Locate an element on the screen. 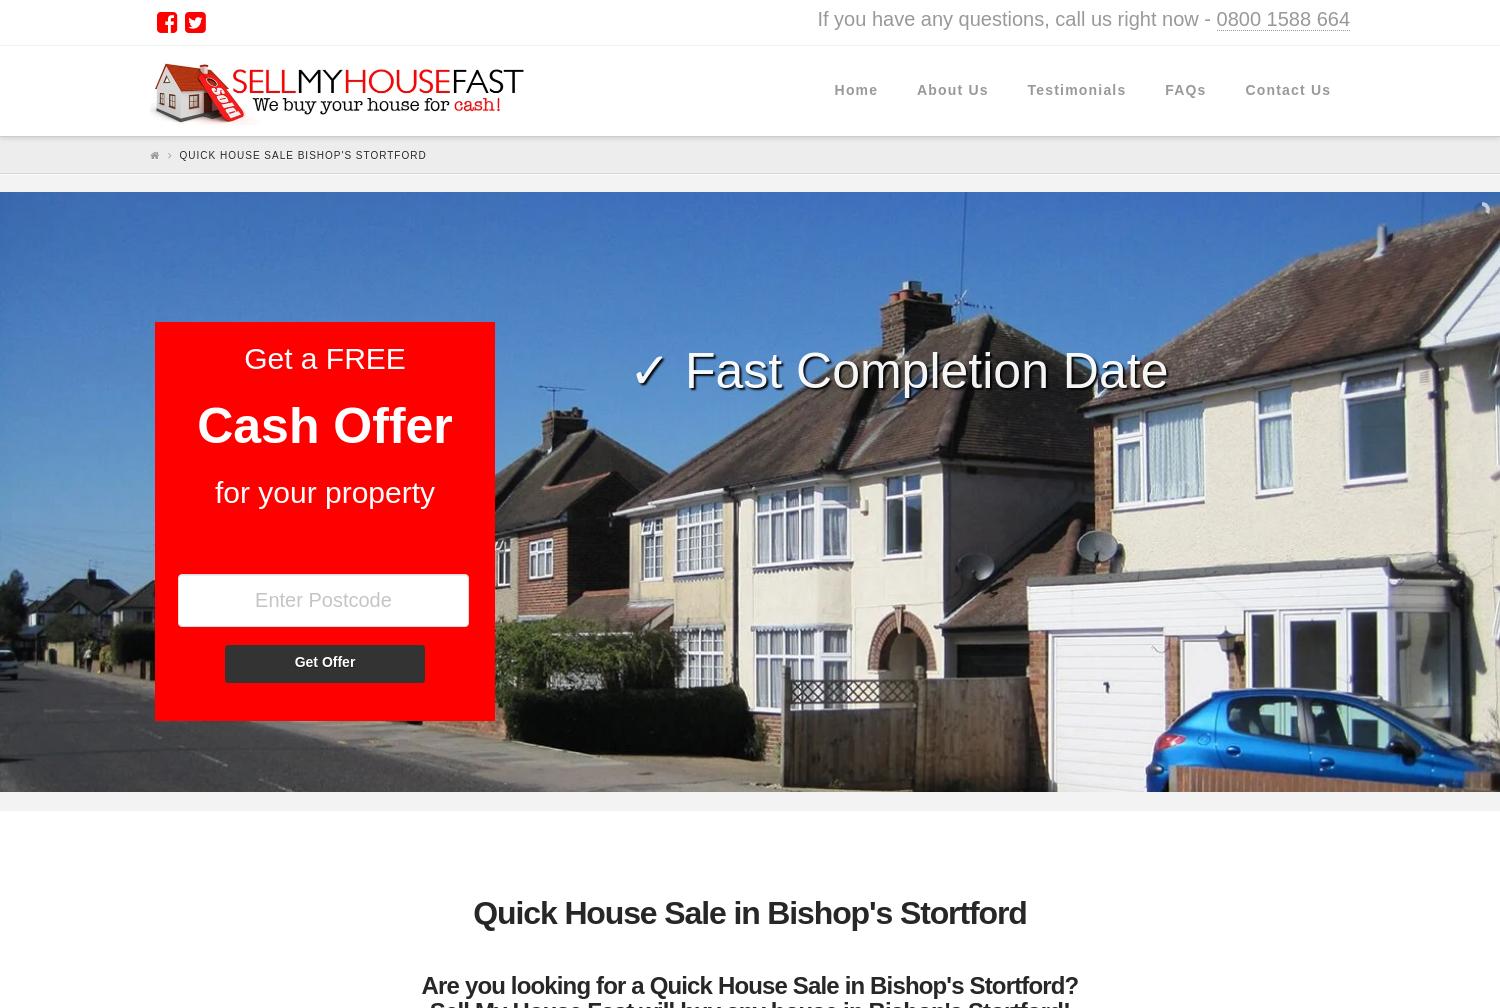  'Are you looking for a Quick House Sale in Bishop's Stortford?' is located at coordinates (748, 984).